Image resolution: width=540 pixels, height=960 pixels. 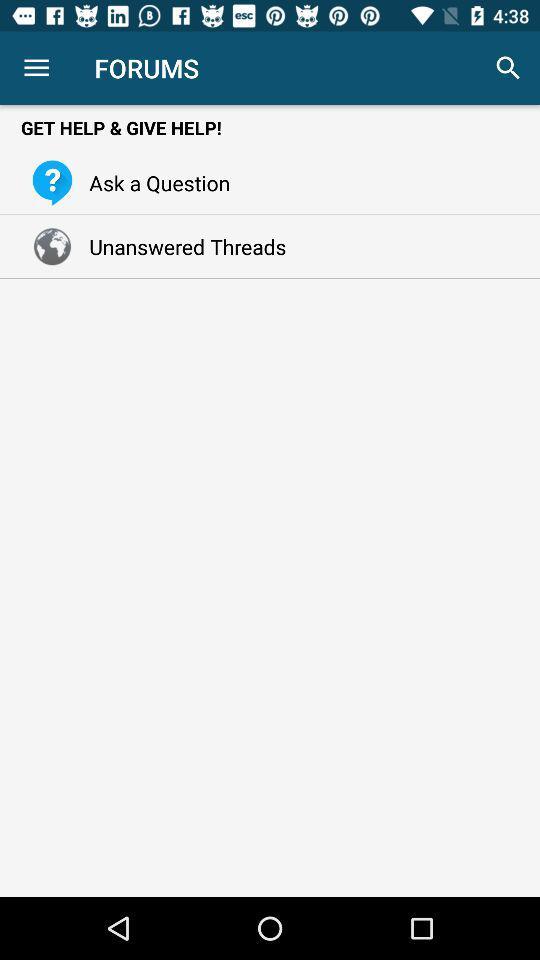 I want to click on item next to forums item, so click(x=36, y=68).